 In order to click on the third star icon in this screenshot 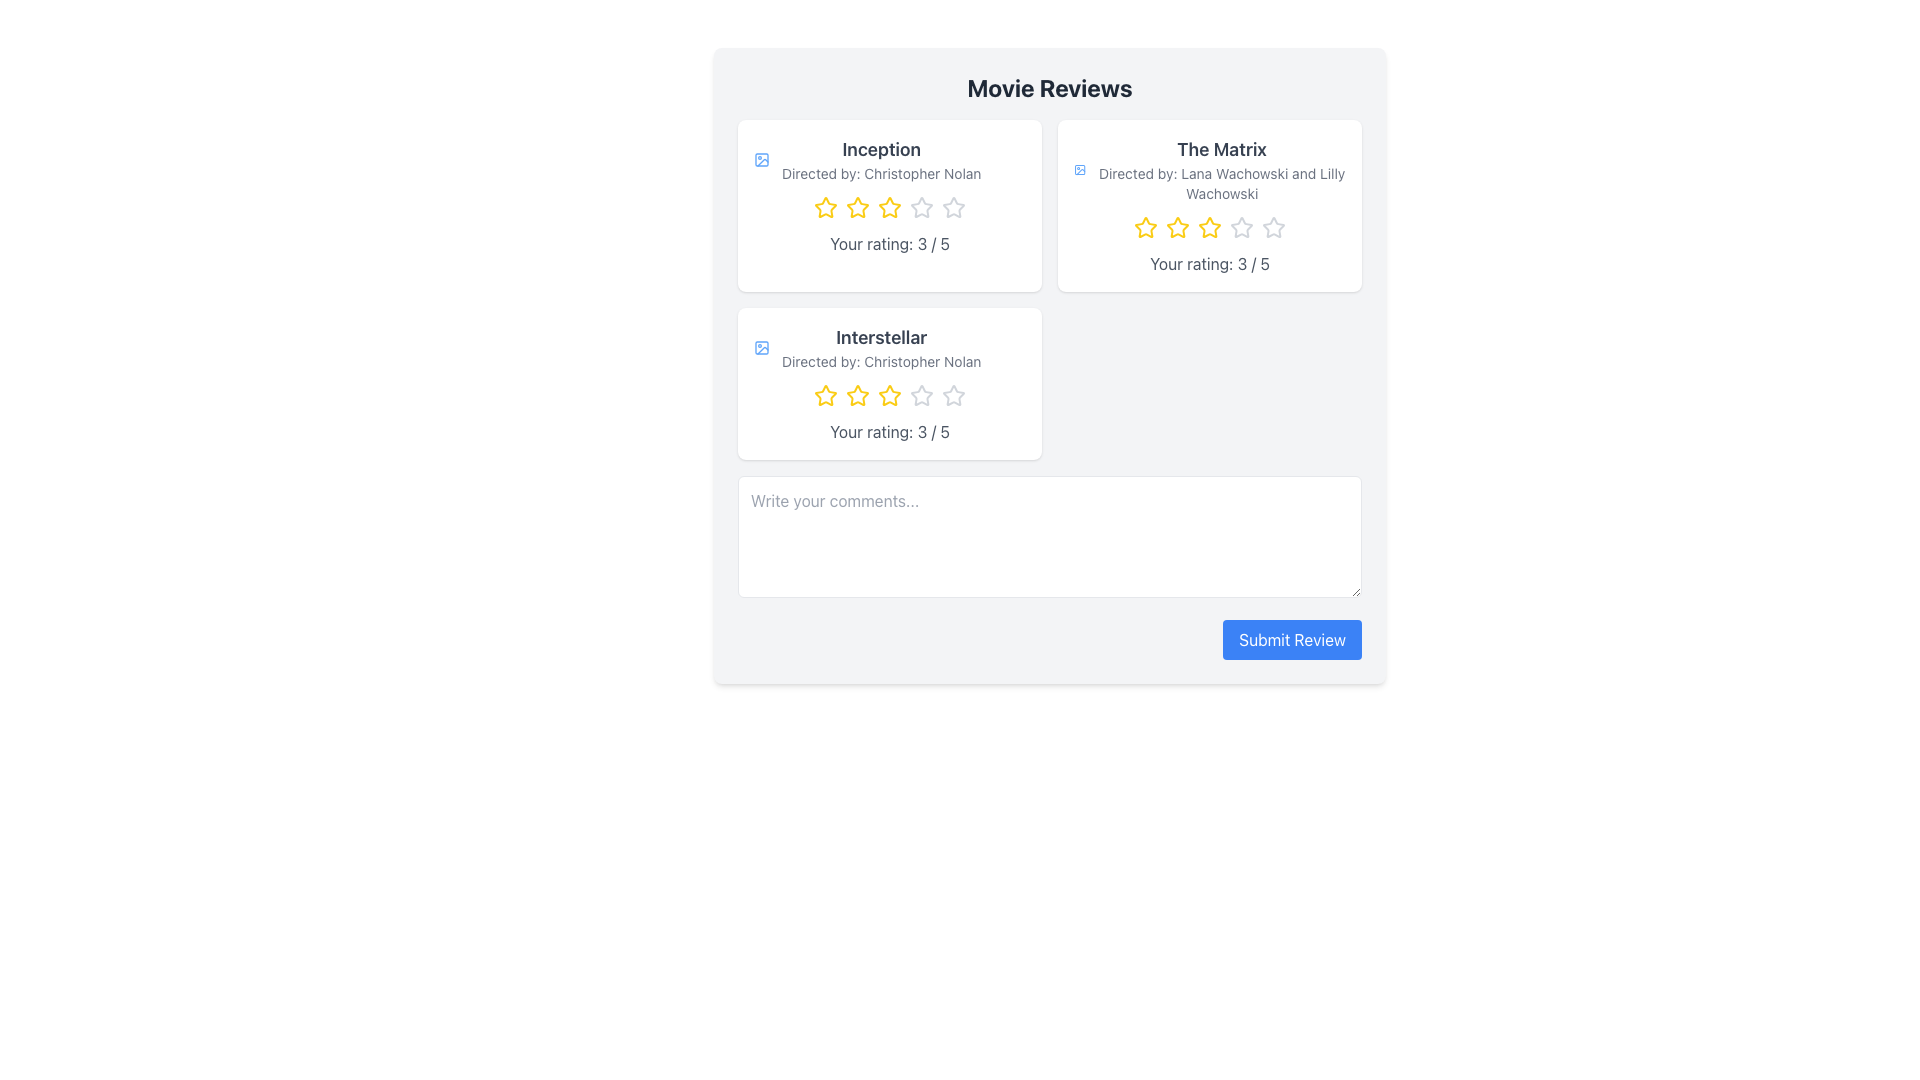, I will do `click(888, 208)`.